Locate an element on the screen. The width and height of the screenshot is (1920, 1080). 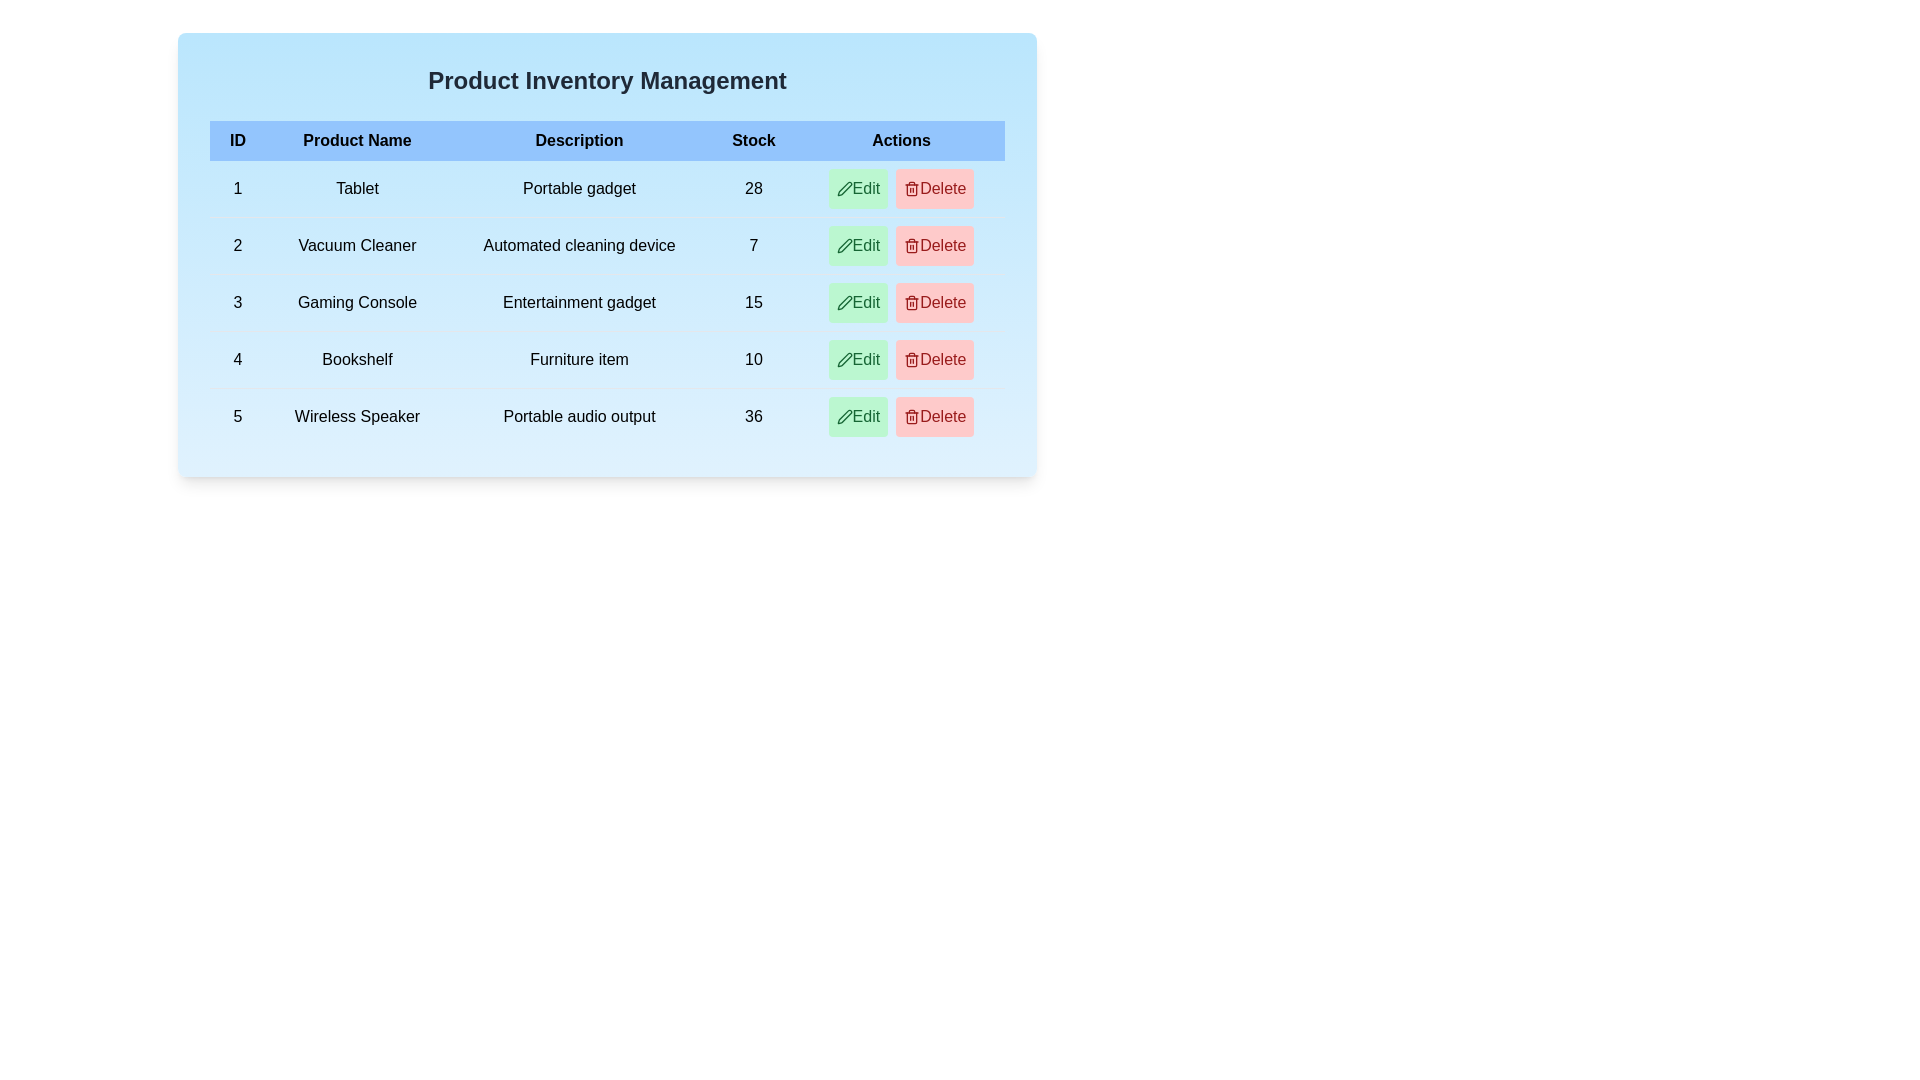
the delete icon located inside the 'Delete' button, which is positioned in the second row of the table for the product 'Vacuum Cleaner' is located at coordinates (911, 189).